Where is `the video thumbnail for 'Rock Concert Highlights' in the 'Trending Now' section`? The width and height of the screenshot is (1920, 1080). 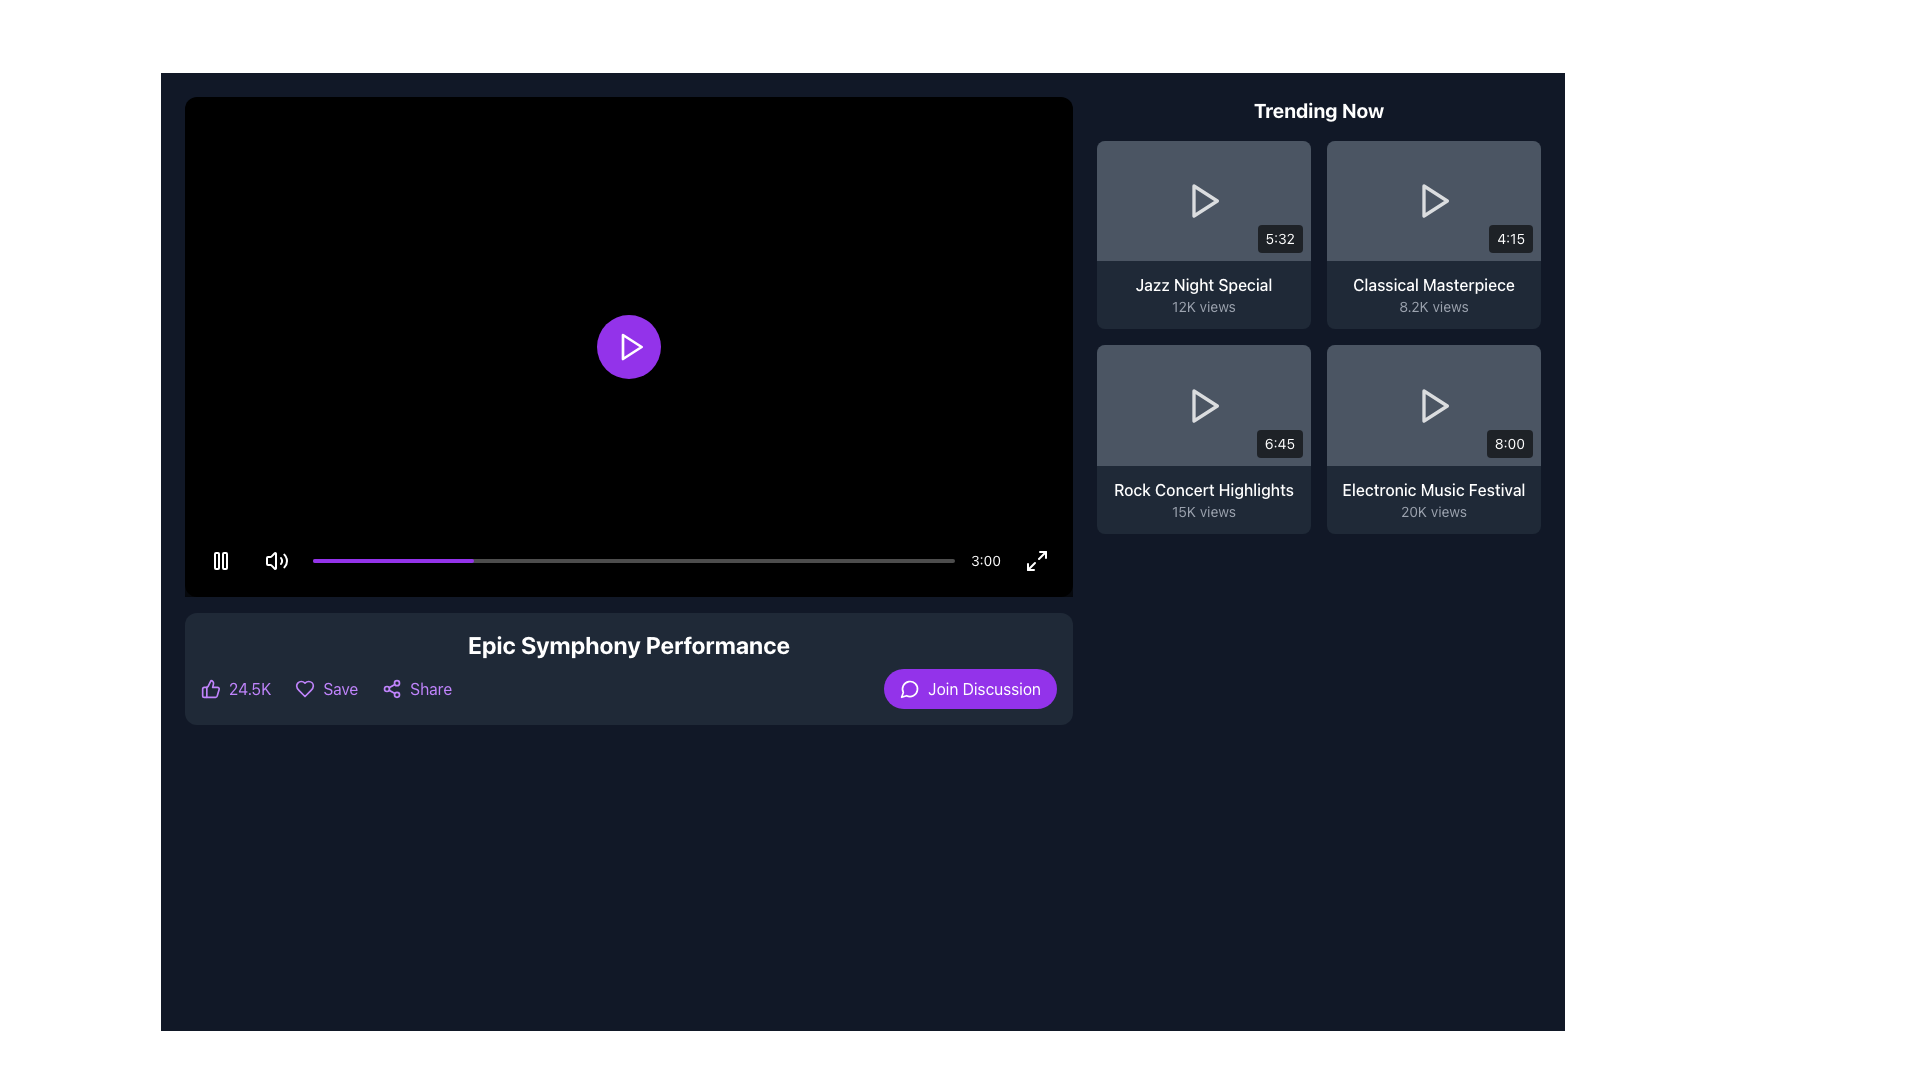 the video thumbnail for 'Rock Concert Highlights' in the 'Trending Now' section is located at coordinates (1203, 405).